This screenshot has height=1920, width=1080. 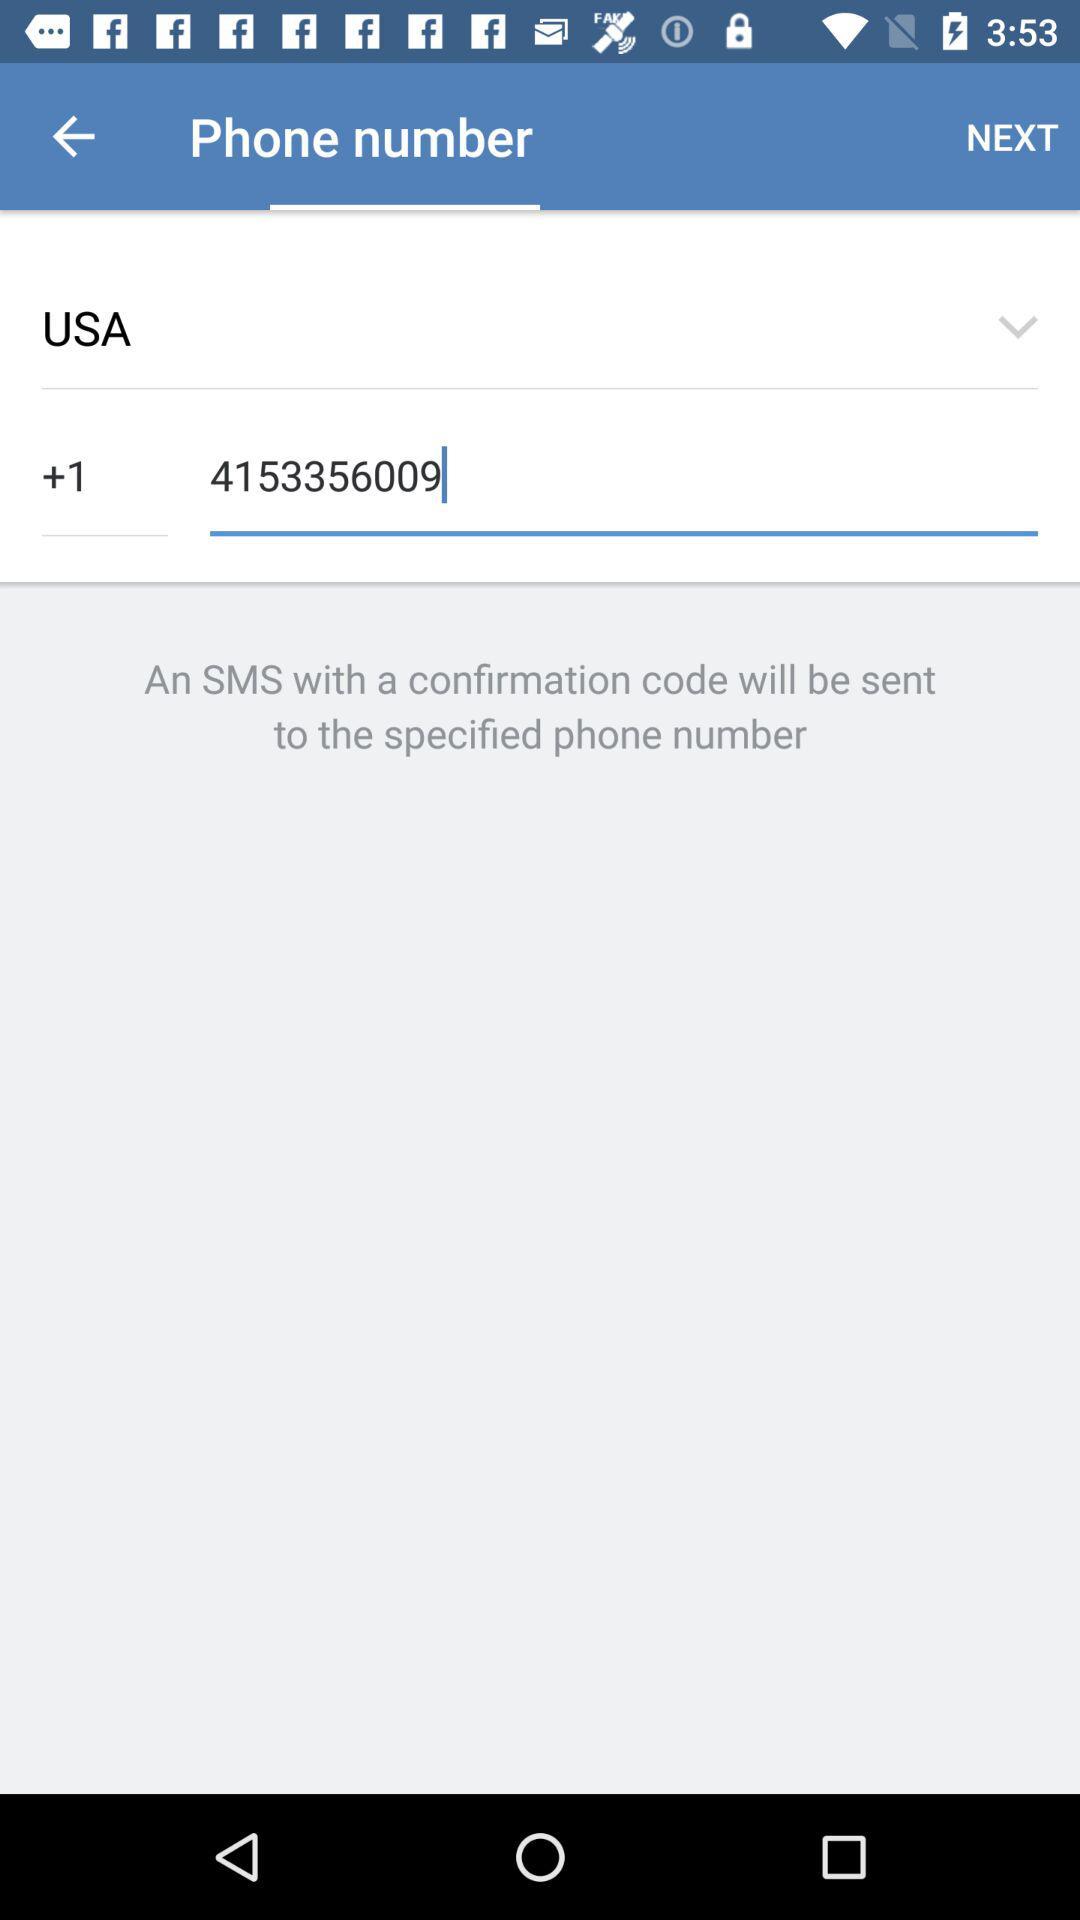 I want to click on next, so click(x=1012, y=135).